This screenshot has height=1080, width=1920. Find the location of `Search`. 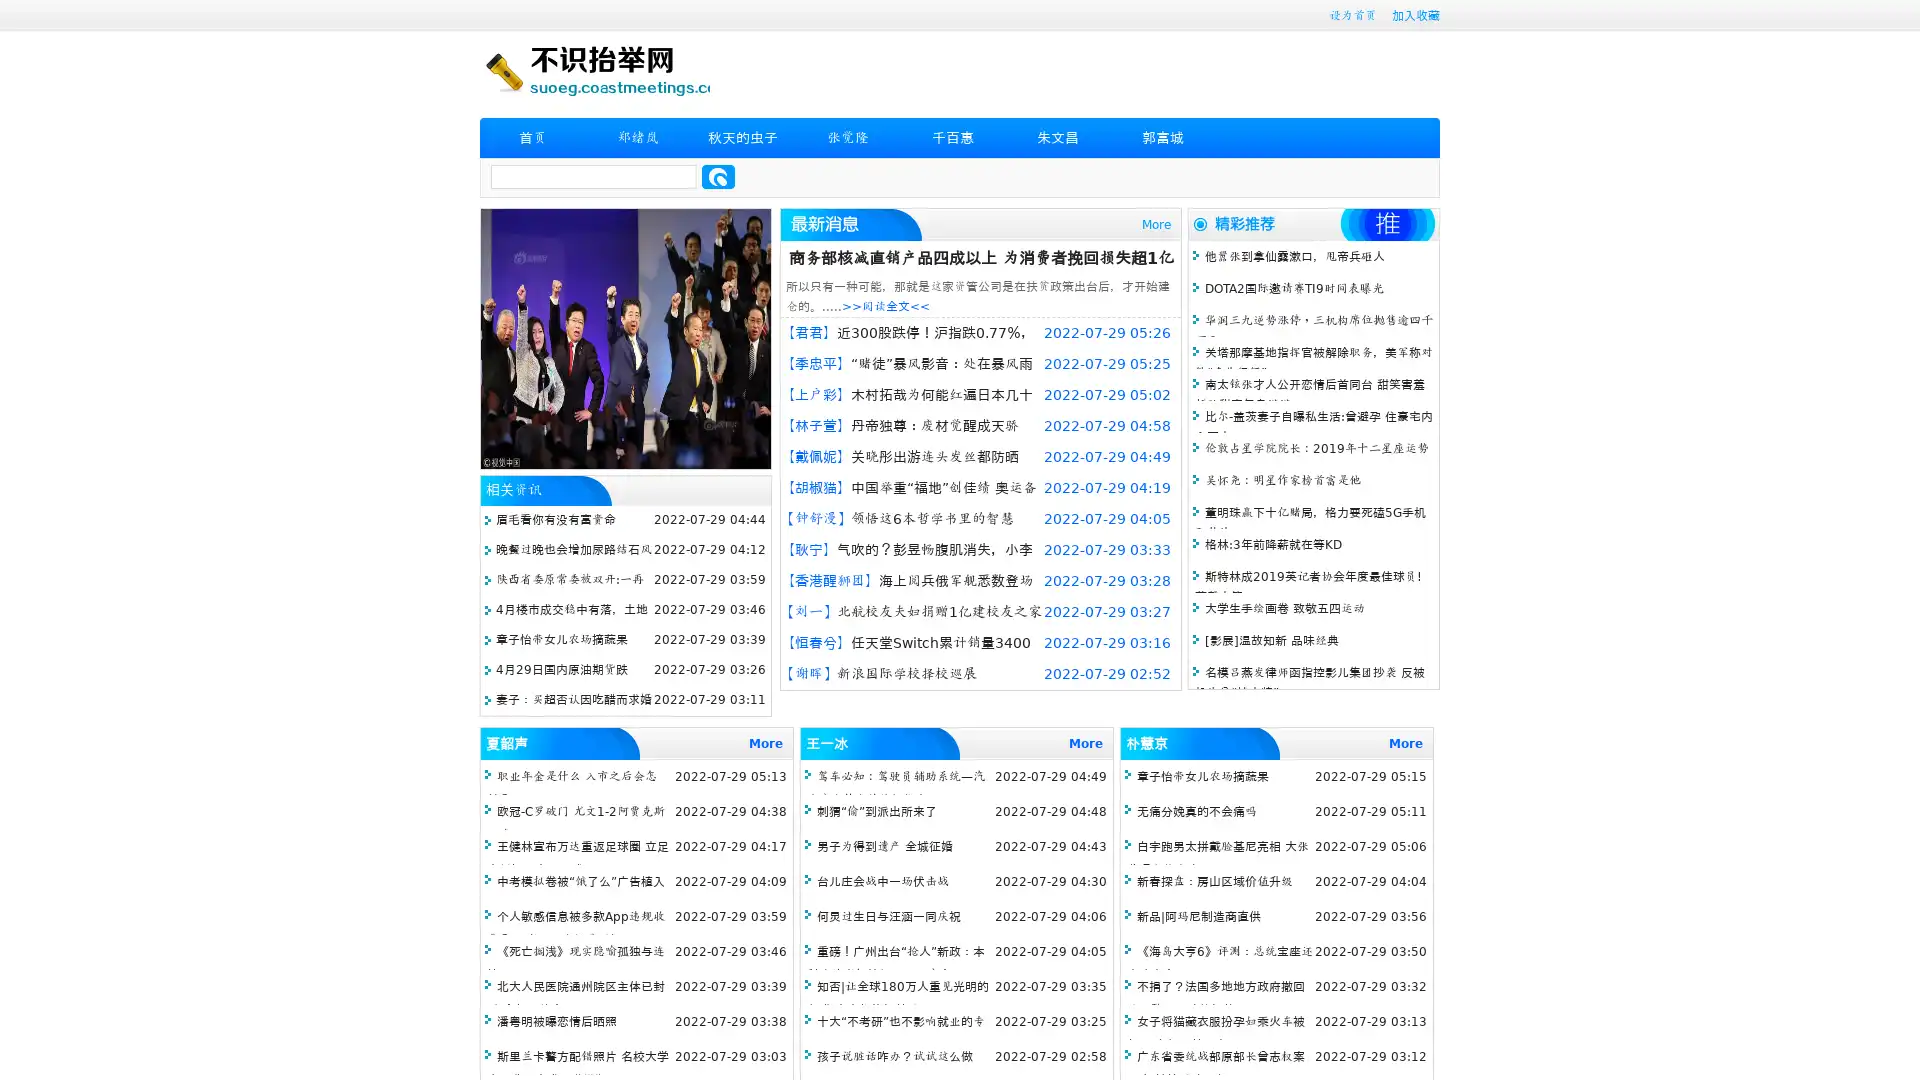

Search is located at coordinates (718, 176).